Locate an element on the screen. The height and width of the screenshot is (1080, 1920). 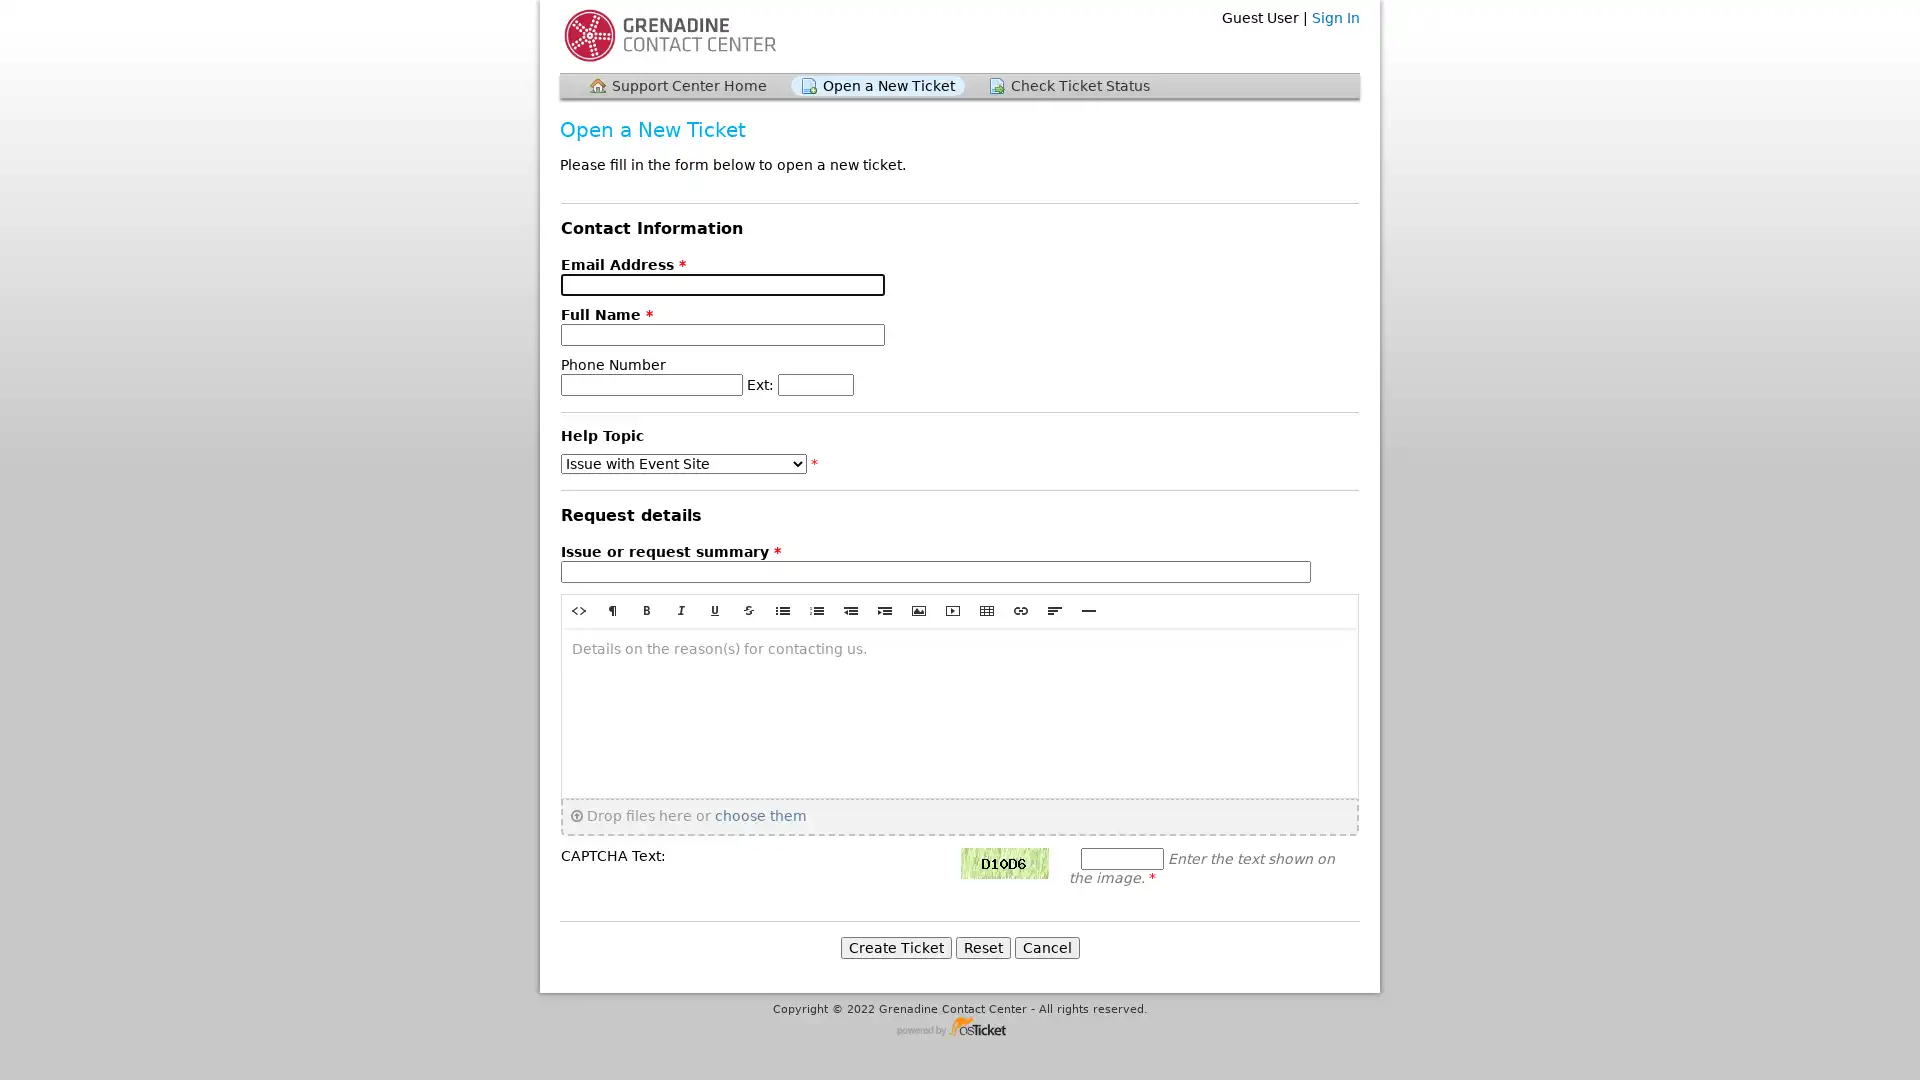
Insert Image is located at coordinates (917, 609).